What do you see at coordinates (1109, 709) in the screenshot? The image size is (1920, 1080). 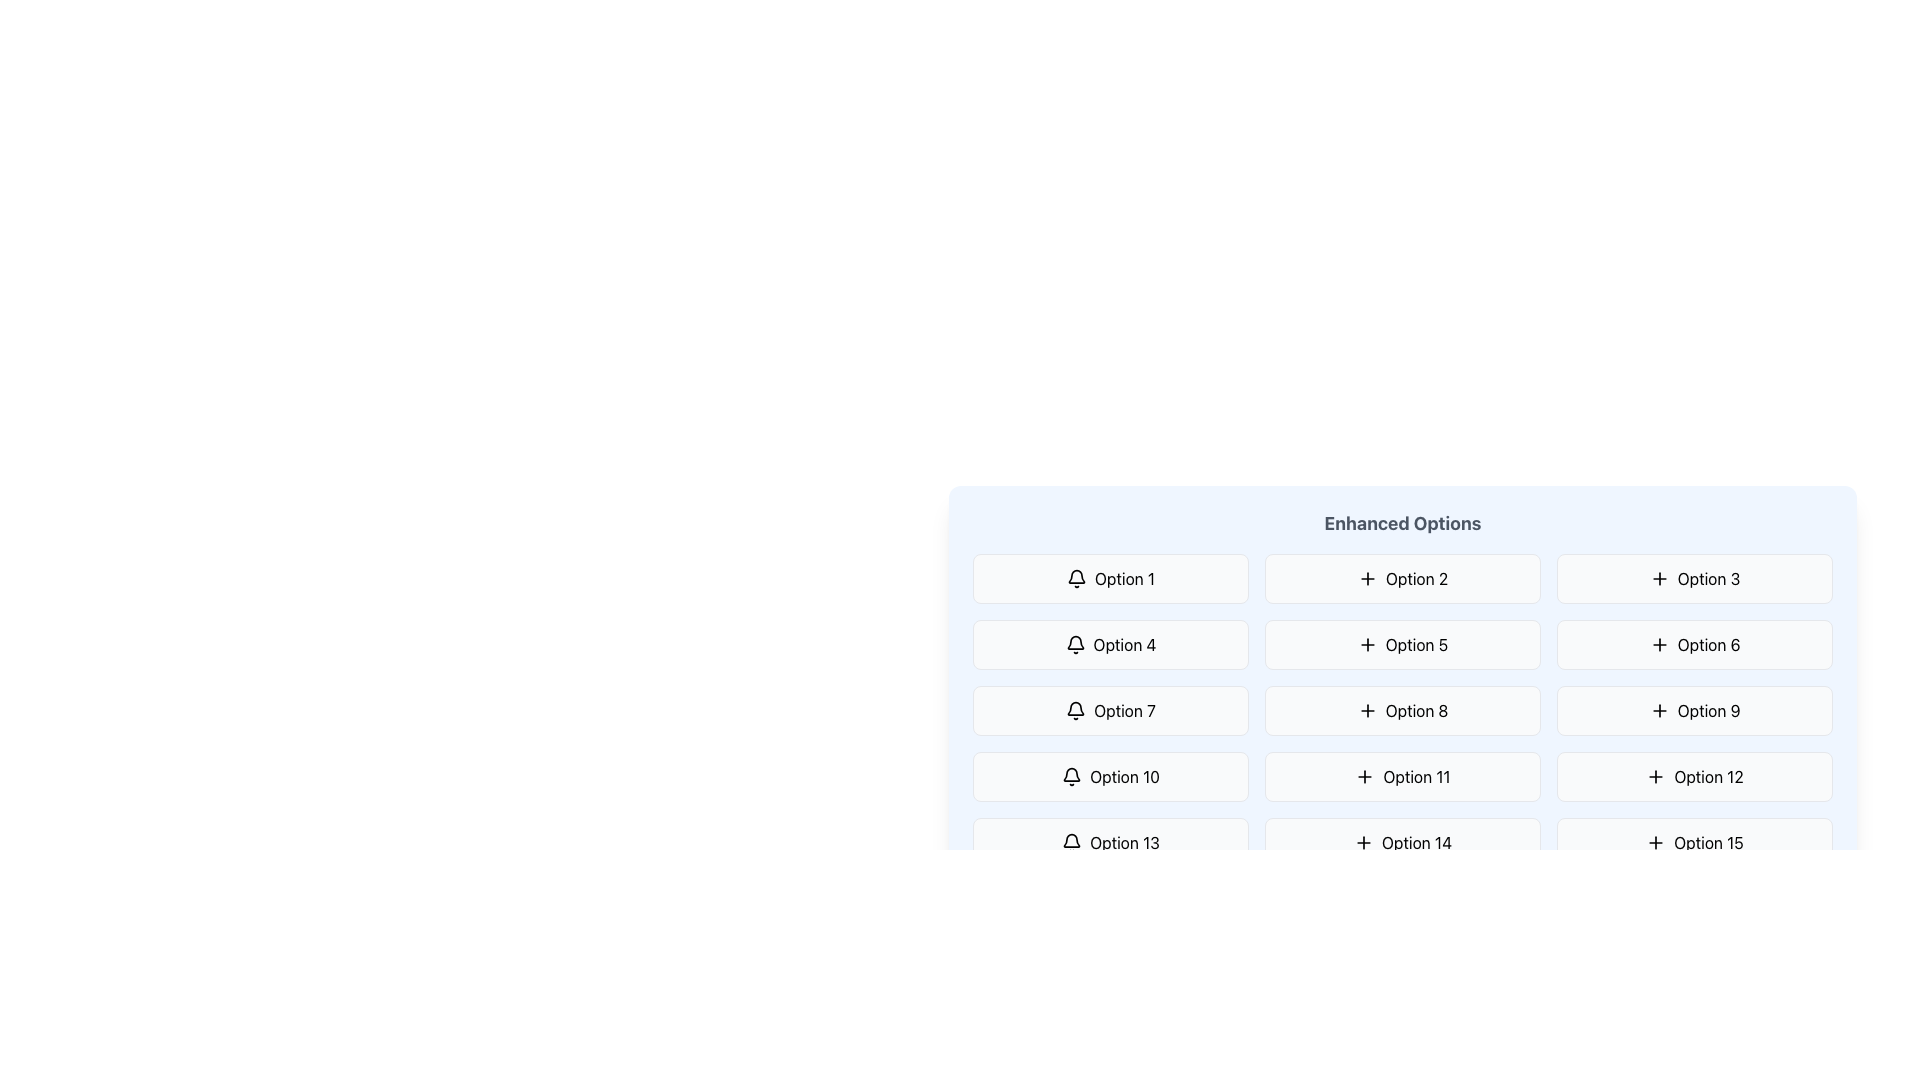 I see `the rectangular button with rounded corners labeled 'Option 7' that contains a bell icon` at bounding box center [1109, 709].